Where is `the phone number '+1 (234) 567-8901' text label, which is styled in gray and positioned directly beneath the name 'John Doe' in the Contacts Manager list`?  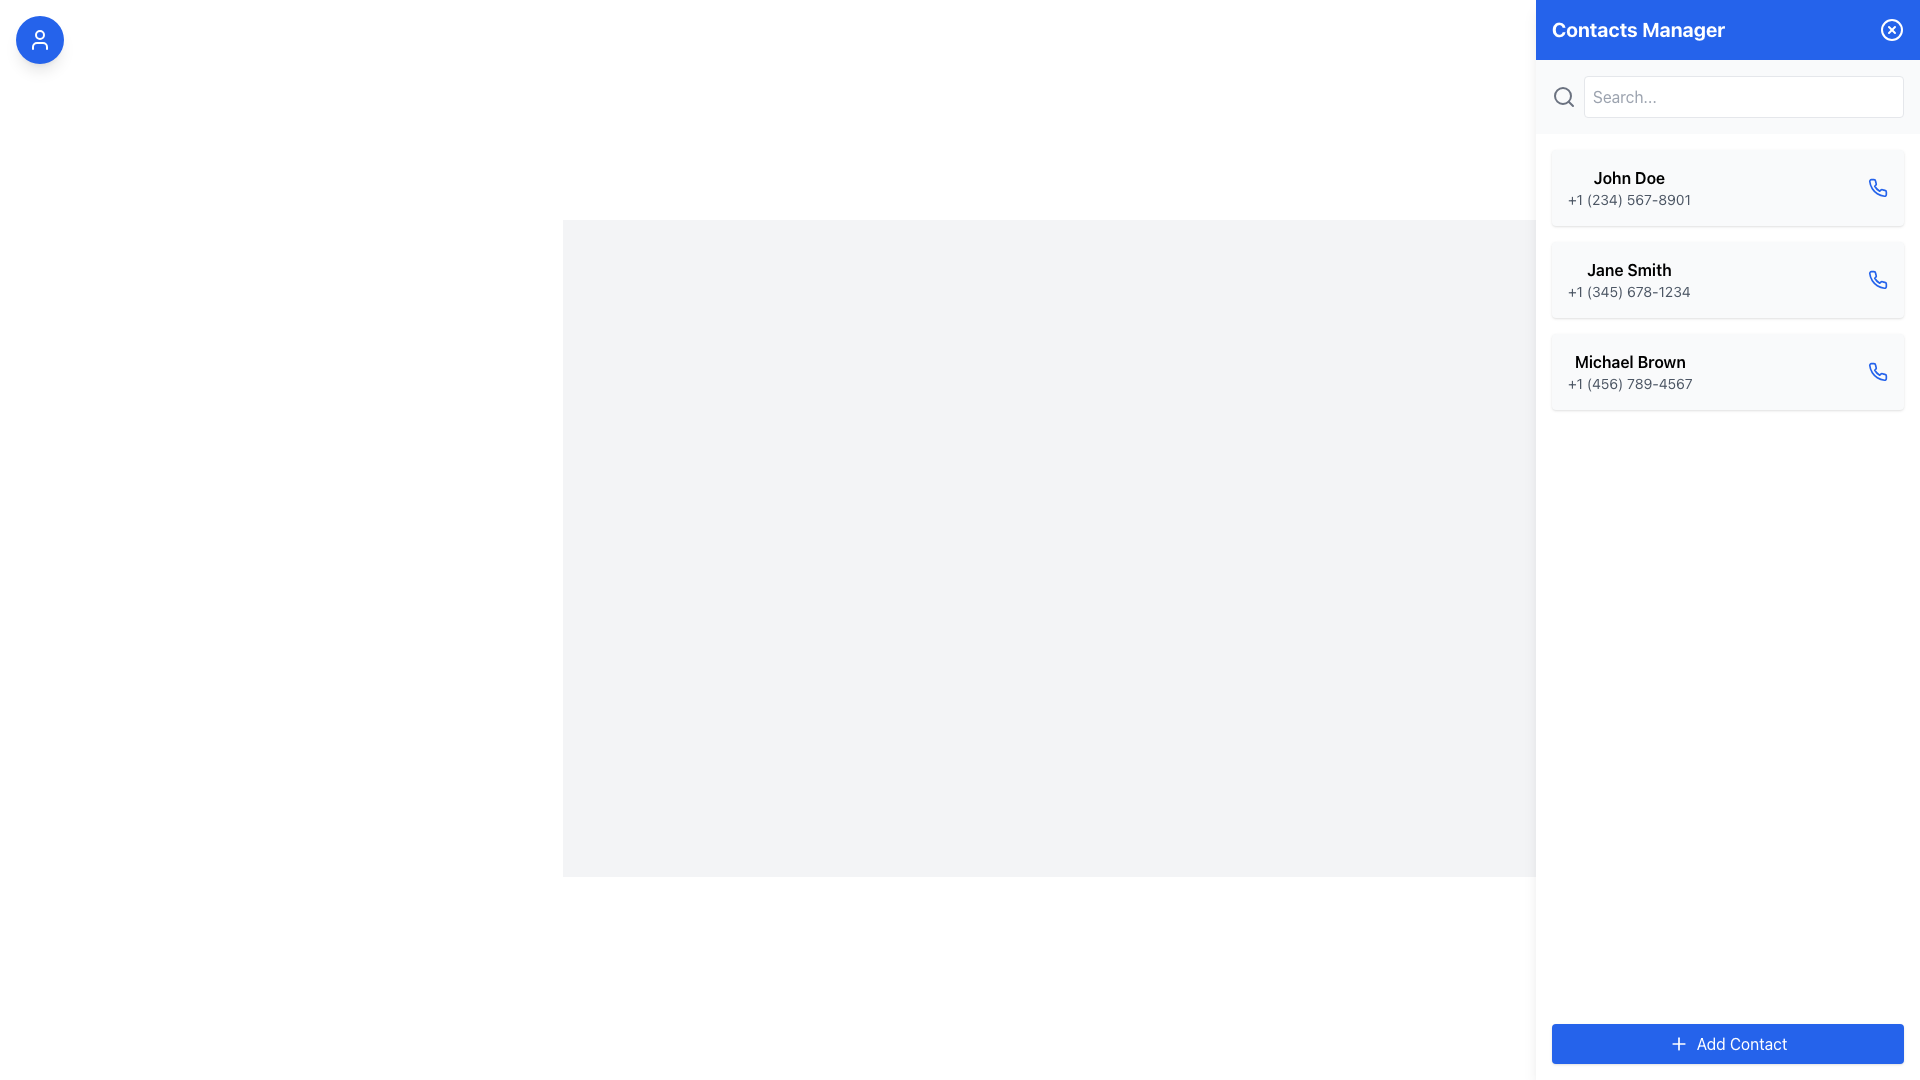
the phone number '+1 (234) 567-8901' text label, which is styled in gray and positioned directly beneath the name 'John Doe' in the Contacts Manager list is located at coordinates (1629, 200).